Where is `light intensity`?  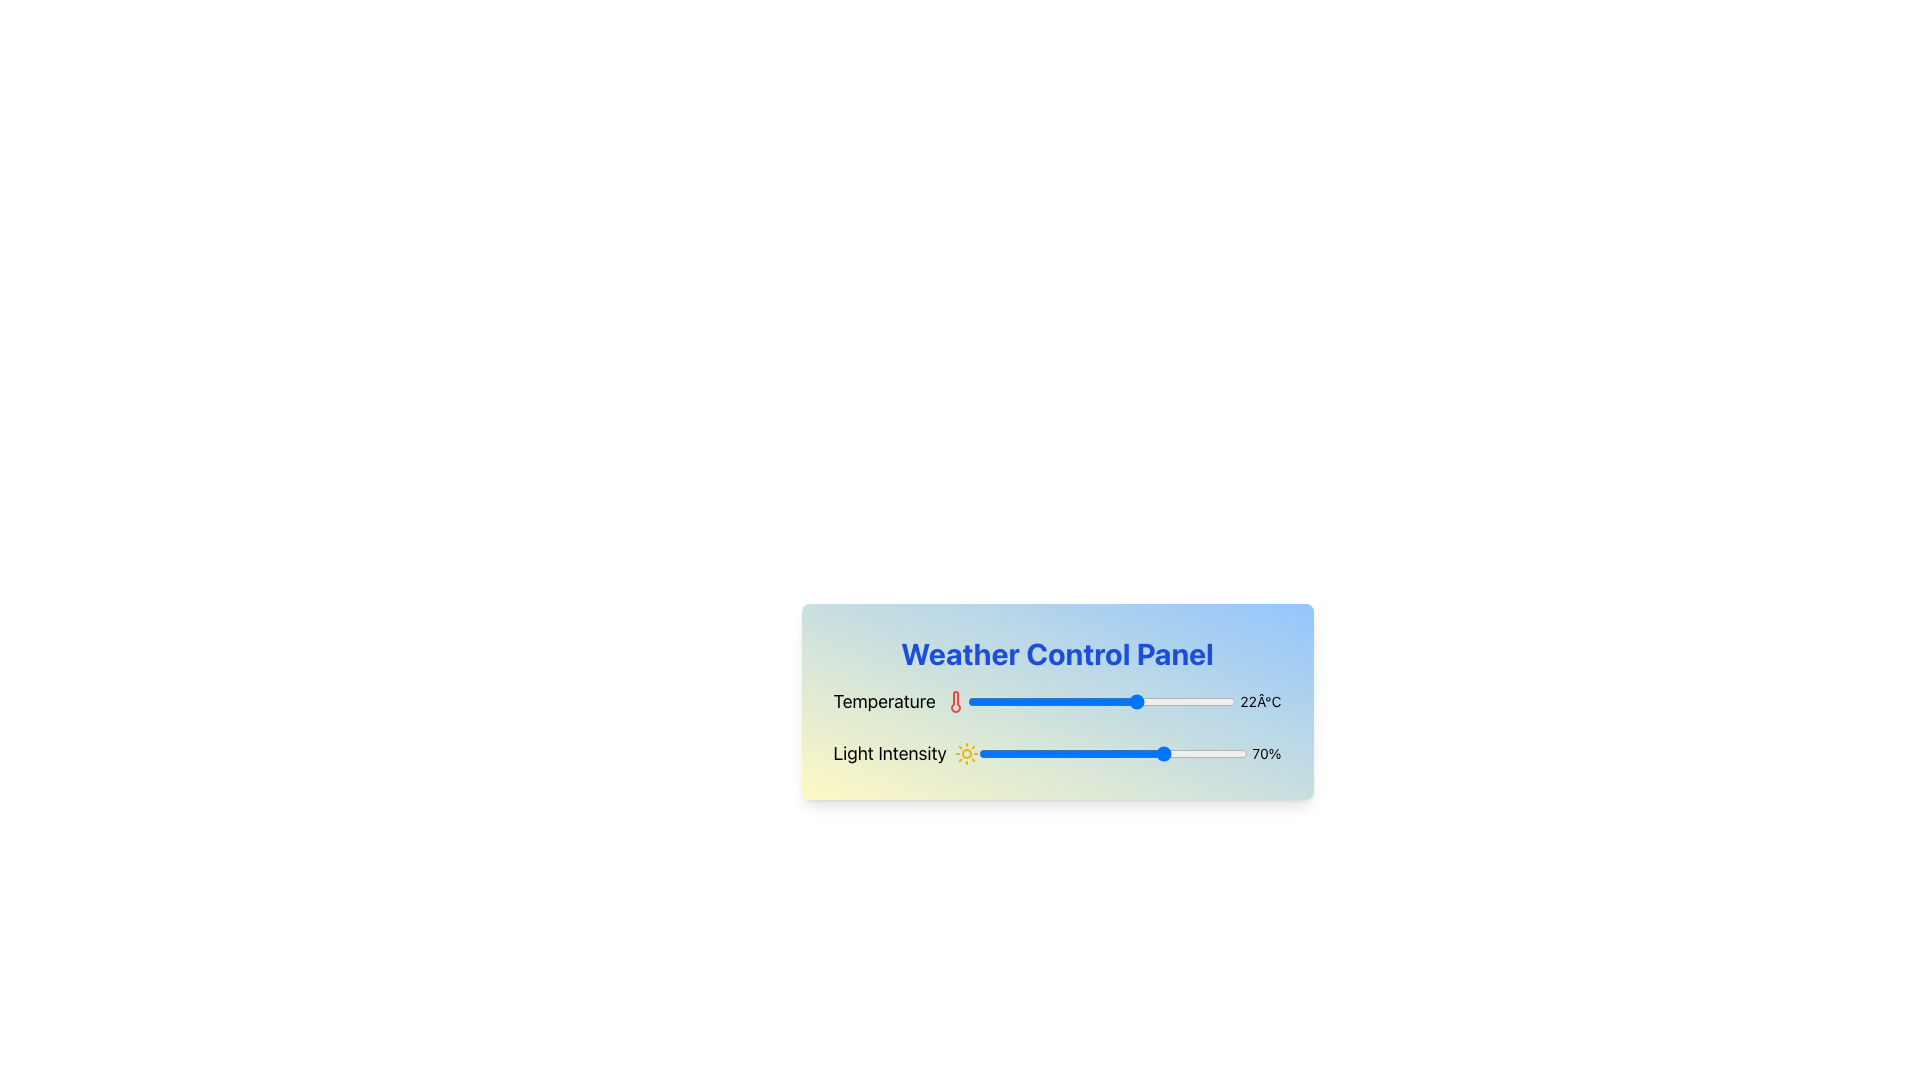 light intensity is located at coordinates (1000, 753).